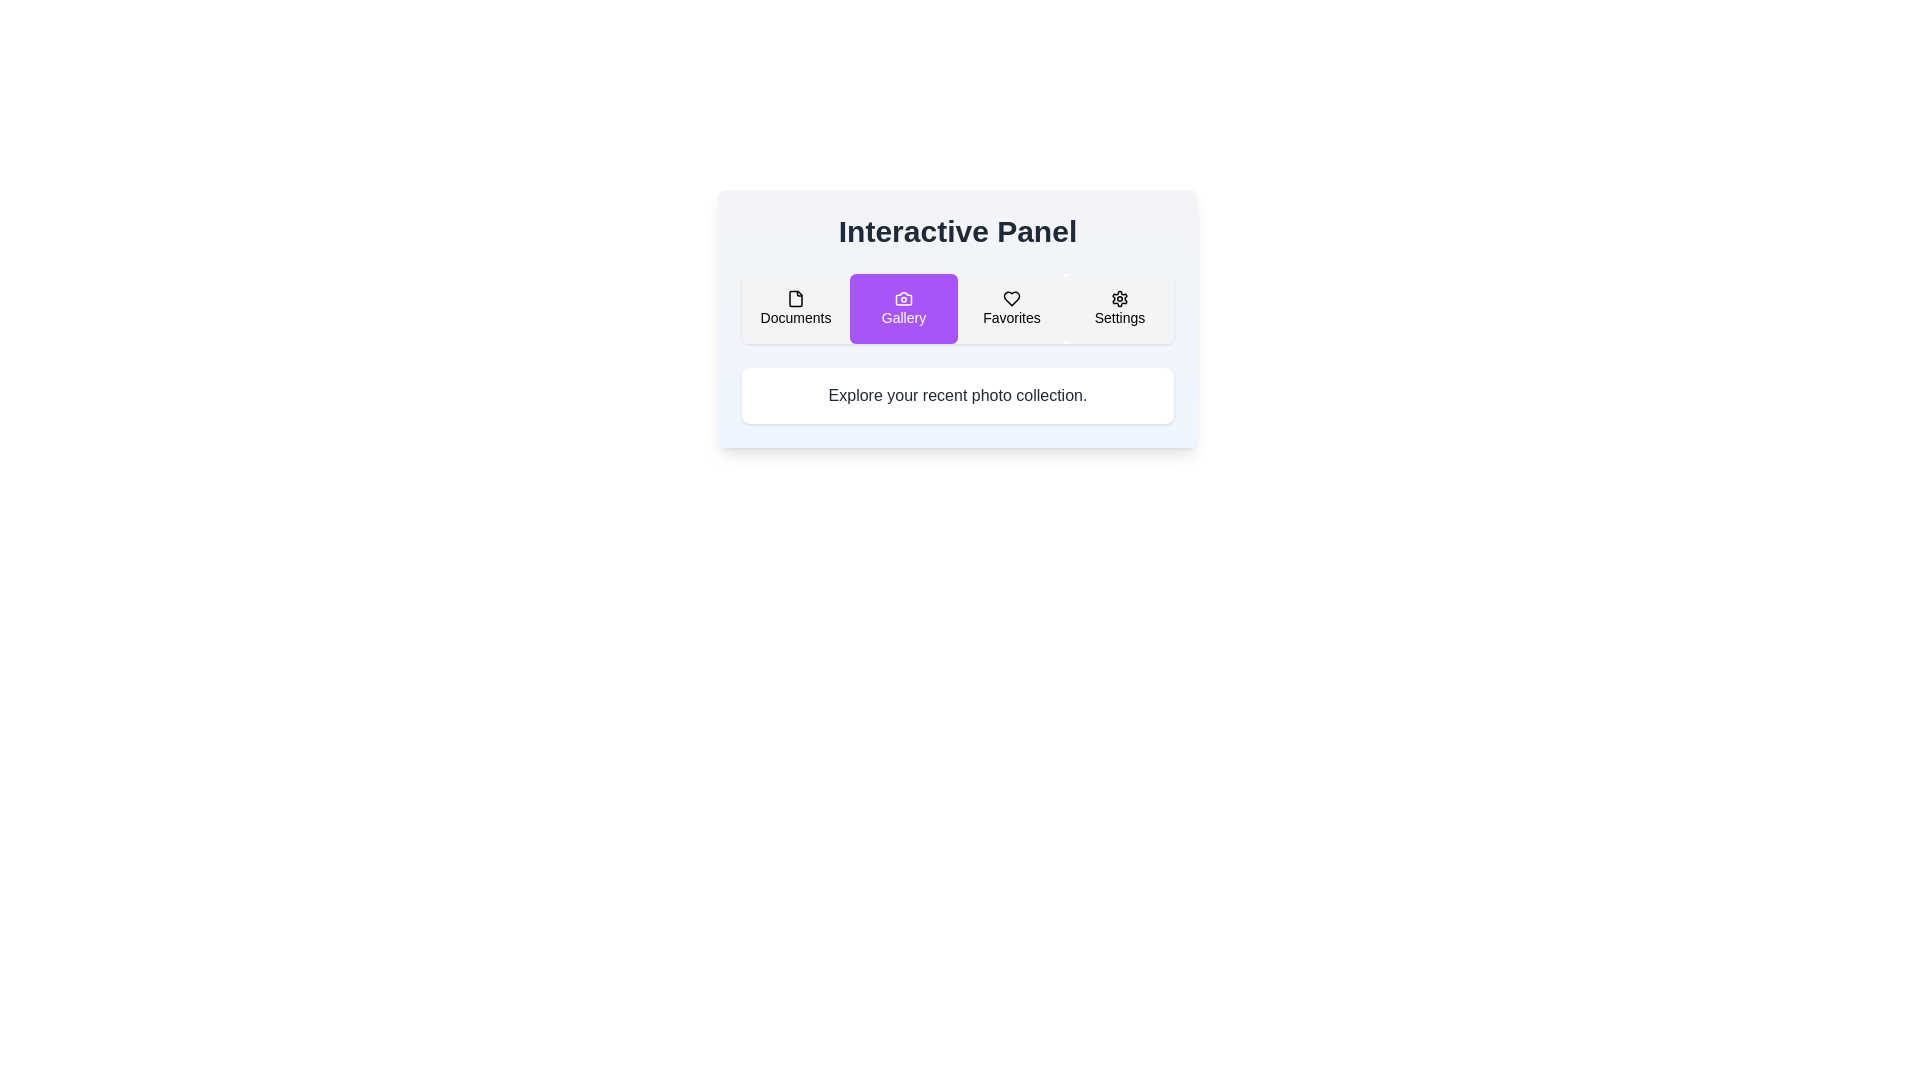  I want to click on the distinct document icon with a black outline located above the 'Documents' text in the horizontal menu, so click(795, 299).